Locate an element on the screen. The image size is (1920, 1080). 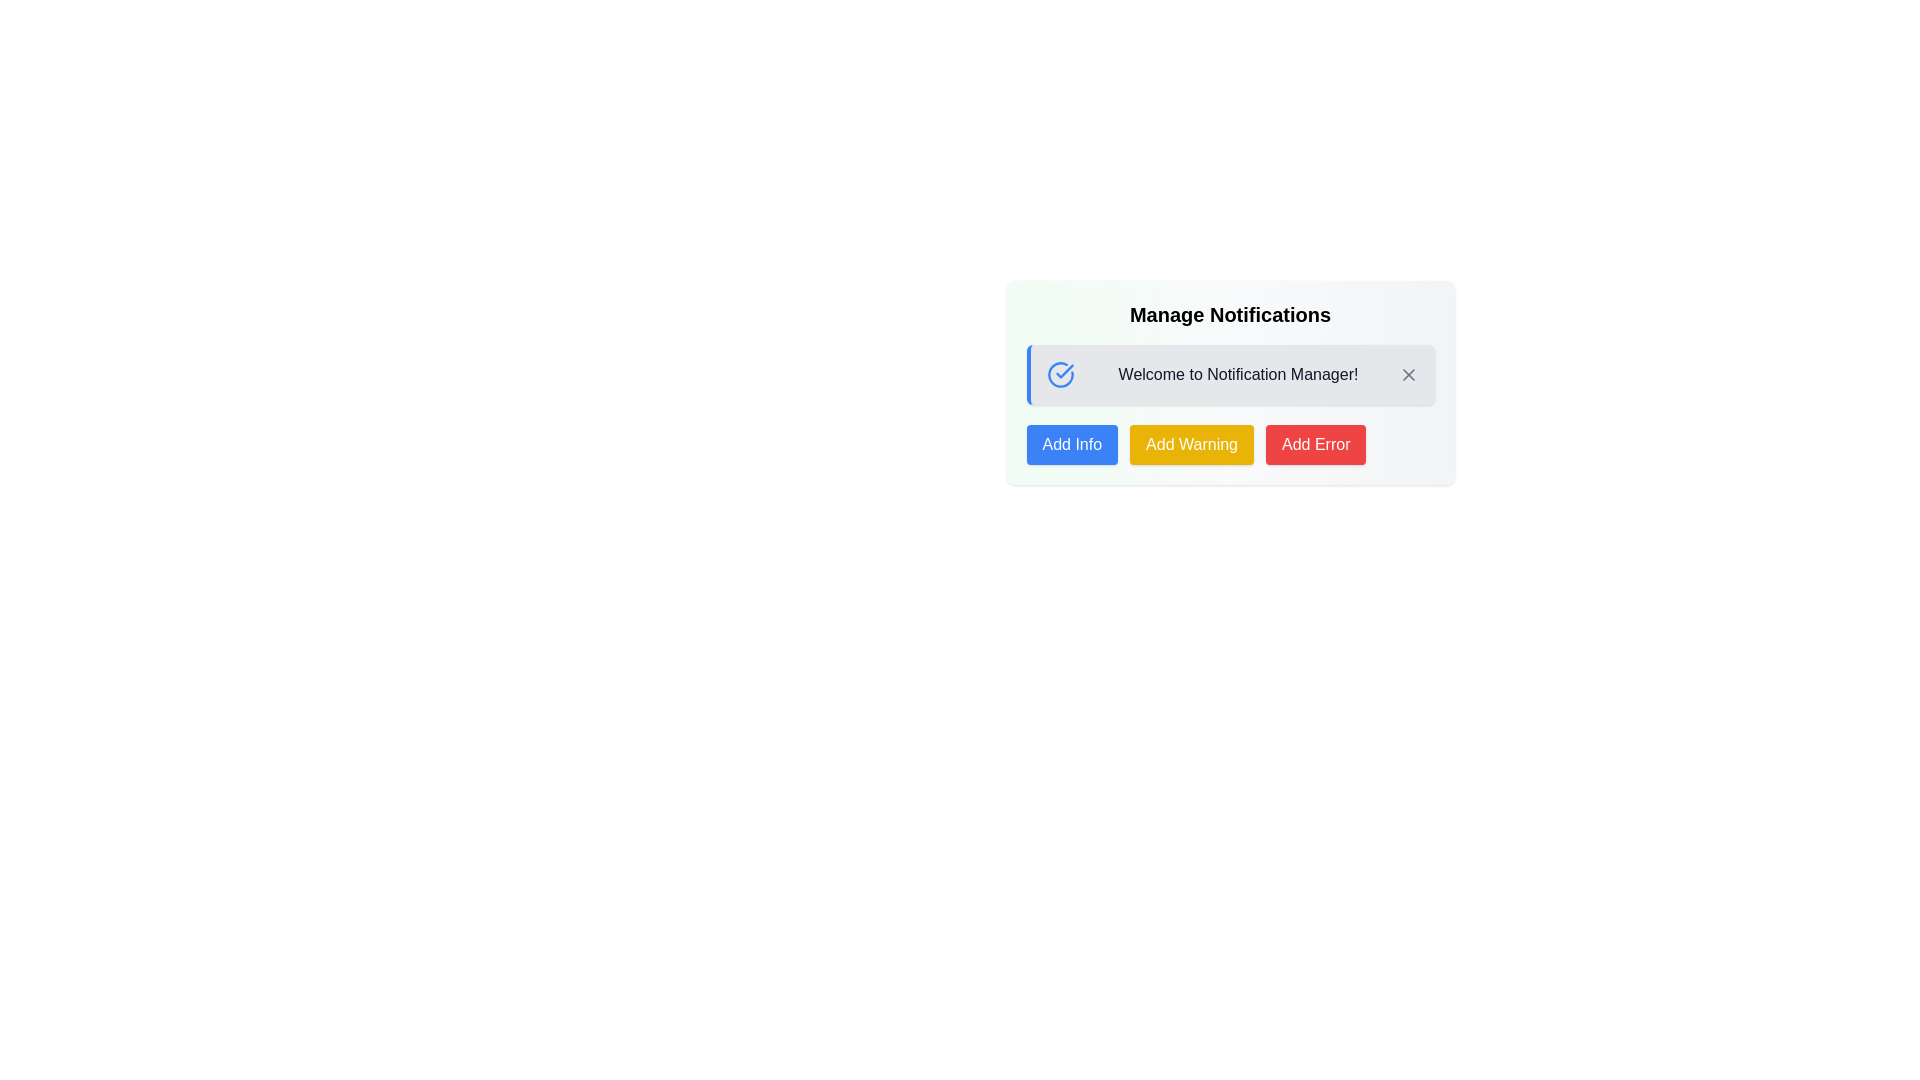
the blue rectangular button labeled 'Add Info' to change its color is located at coordinates (1071, 443).